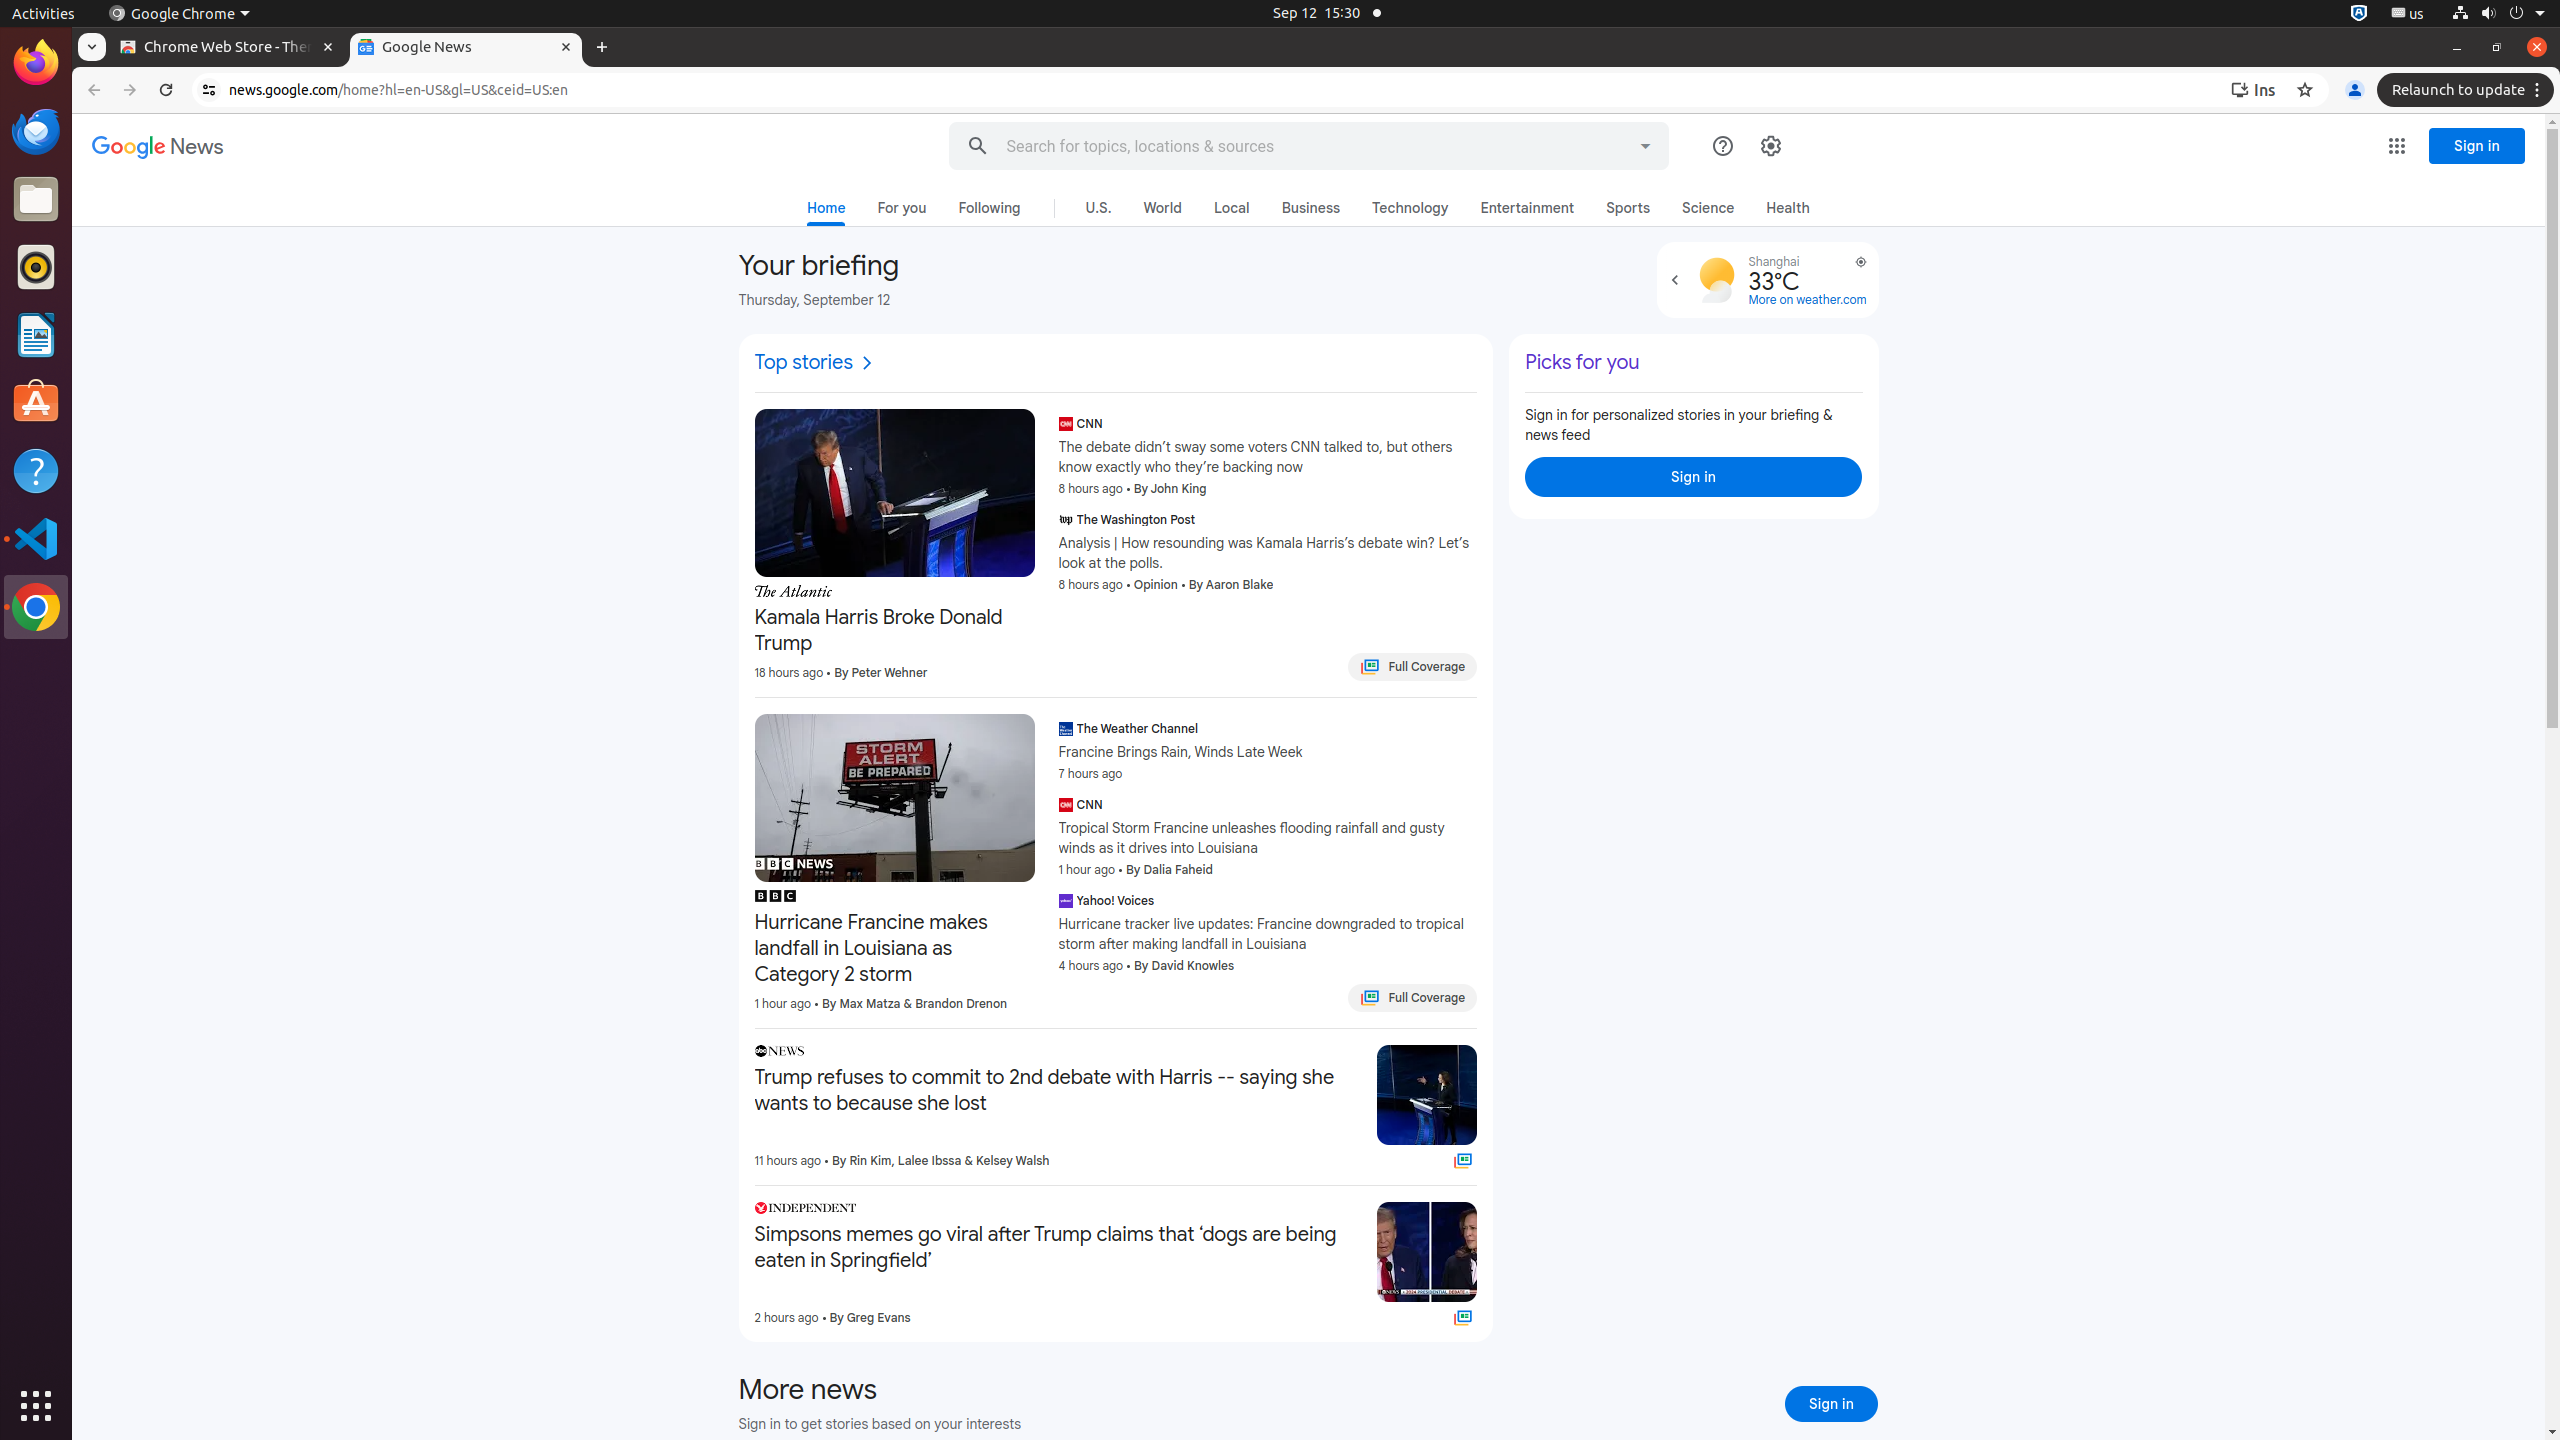 The image size is (2560, 1440). I want to click on 'More - Simpsons memes go viral after Trump claims that ‘dogs are being eaten in Springfield’', so click(1354, 1210).